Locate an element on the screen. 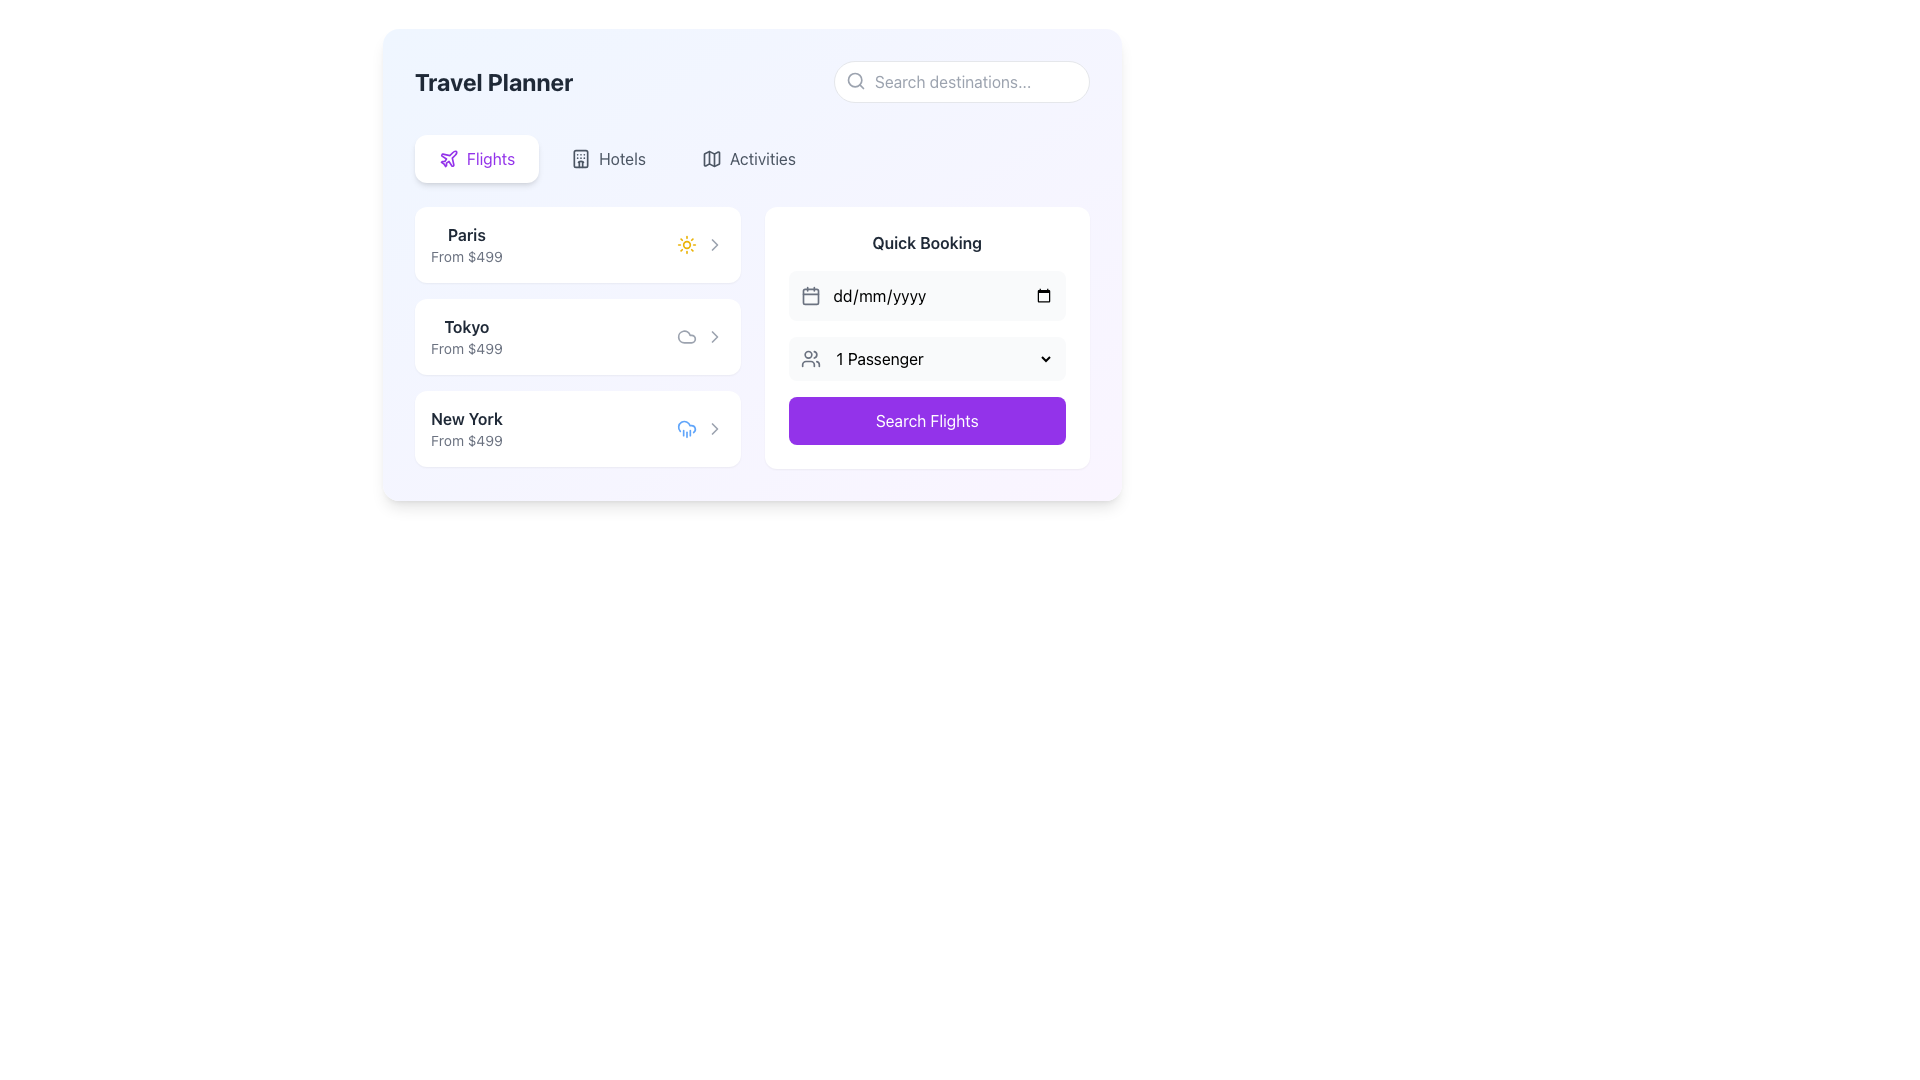 This screenshot has width=1920, height=1080. the Dropdown menu labeled '1 Passenger' located in the 'Quick Booking' section to interact with its contents is located at coordinates (926, 357).